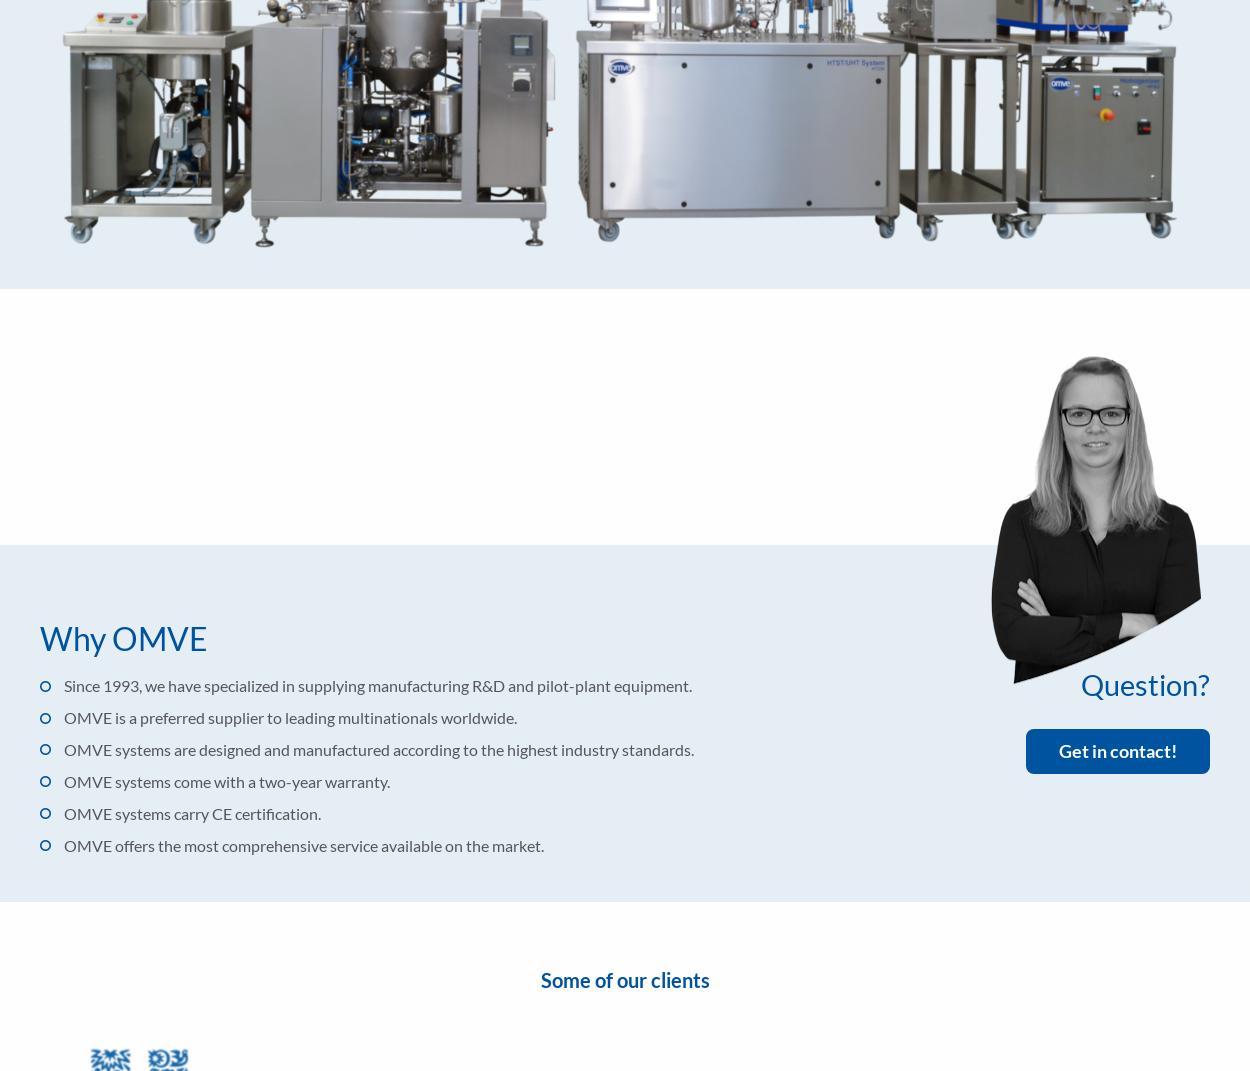  What do you see at coordinates (540, 978) in the screenshot?
I see `'Some of our clients'` at bounding box center [540, 978].